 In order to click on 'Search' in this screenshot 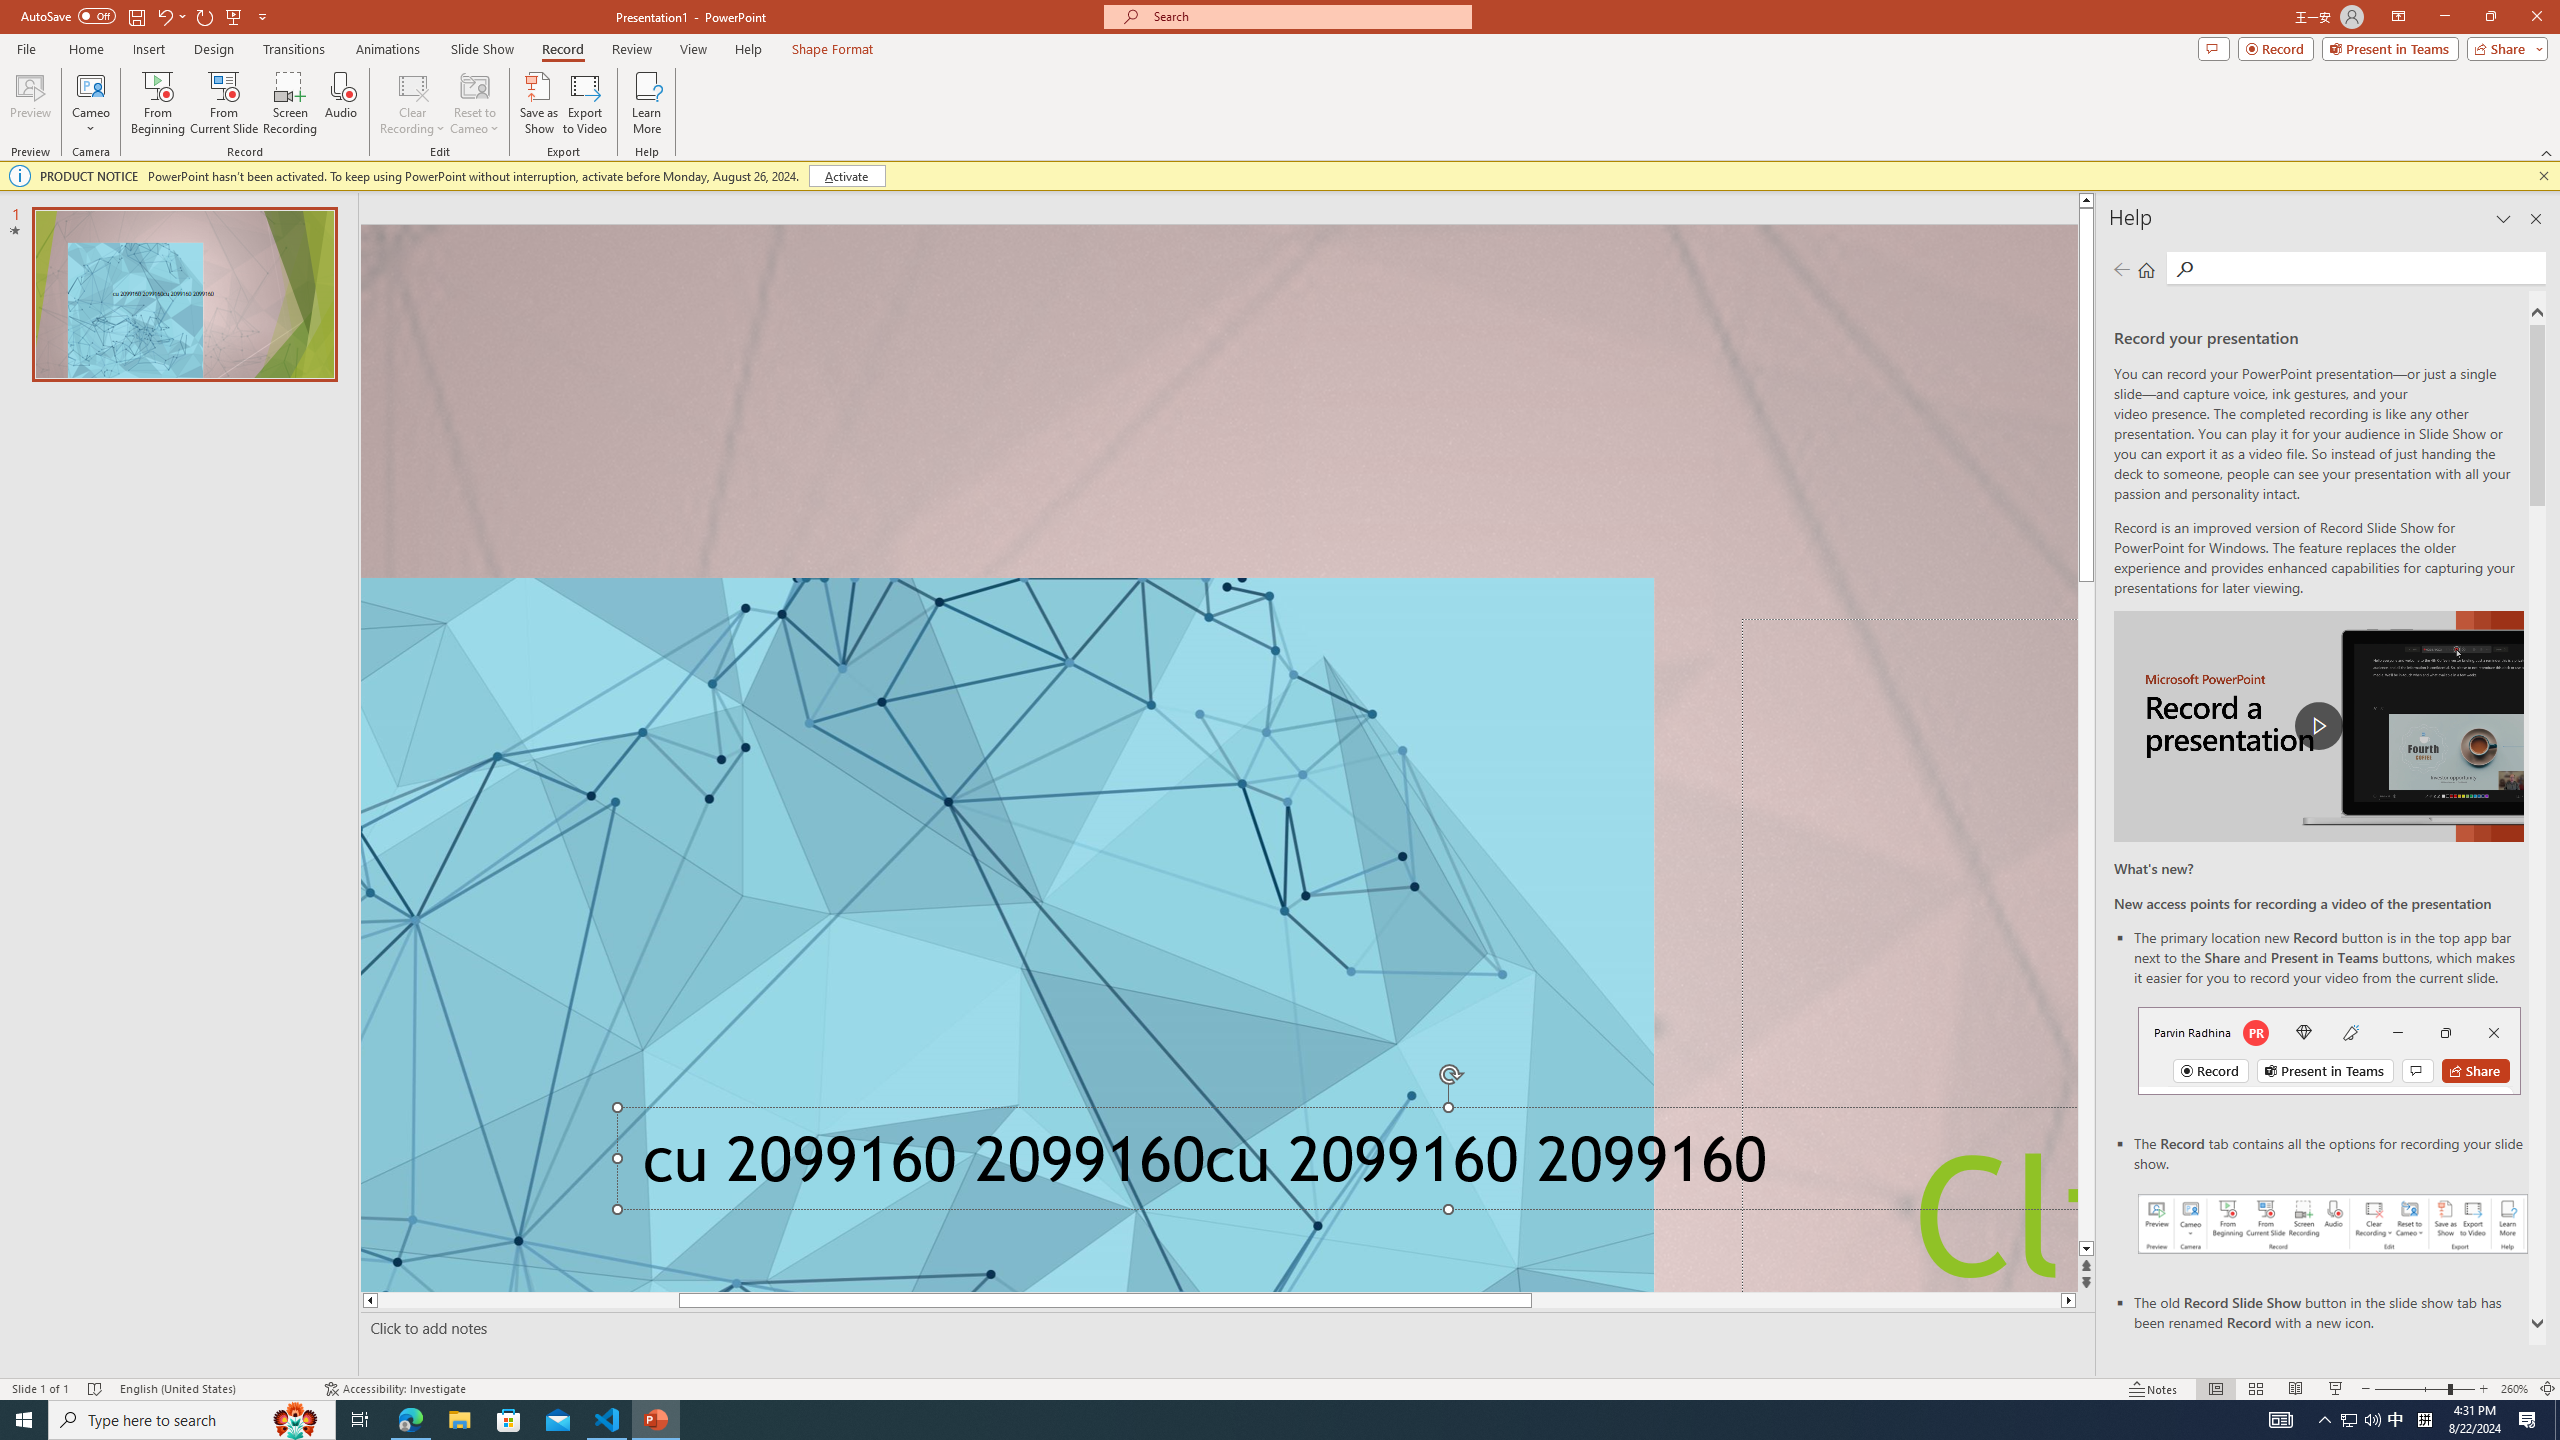, I will do `click(2182, 268)`.